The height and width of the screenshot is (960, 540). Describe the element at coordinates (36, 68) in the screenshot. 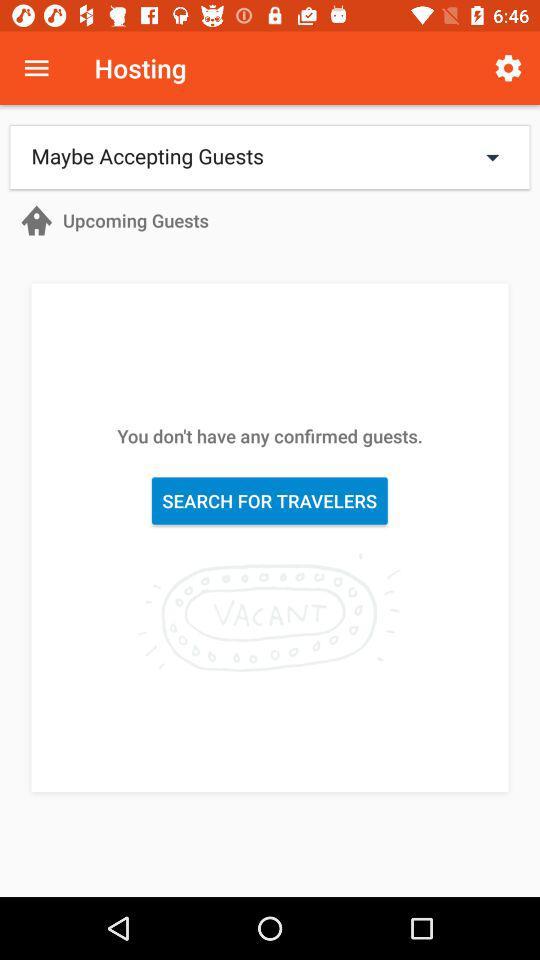

I see `icon next to the hosting` at that location.